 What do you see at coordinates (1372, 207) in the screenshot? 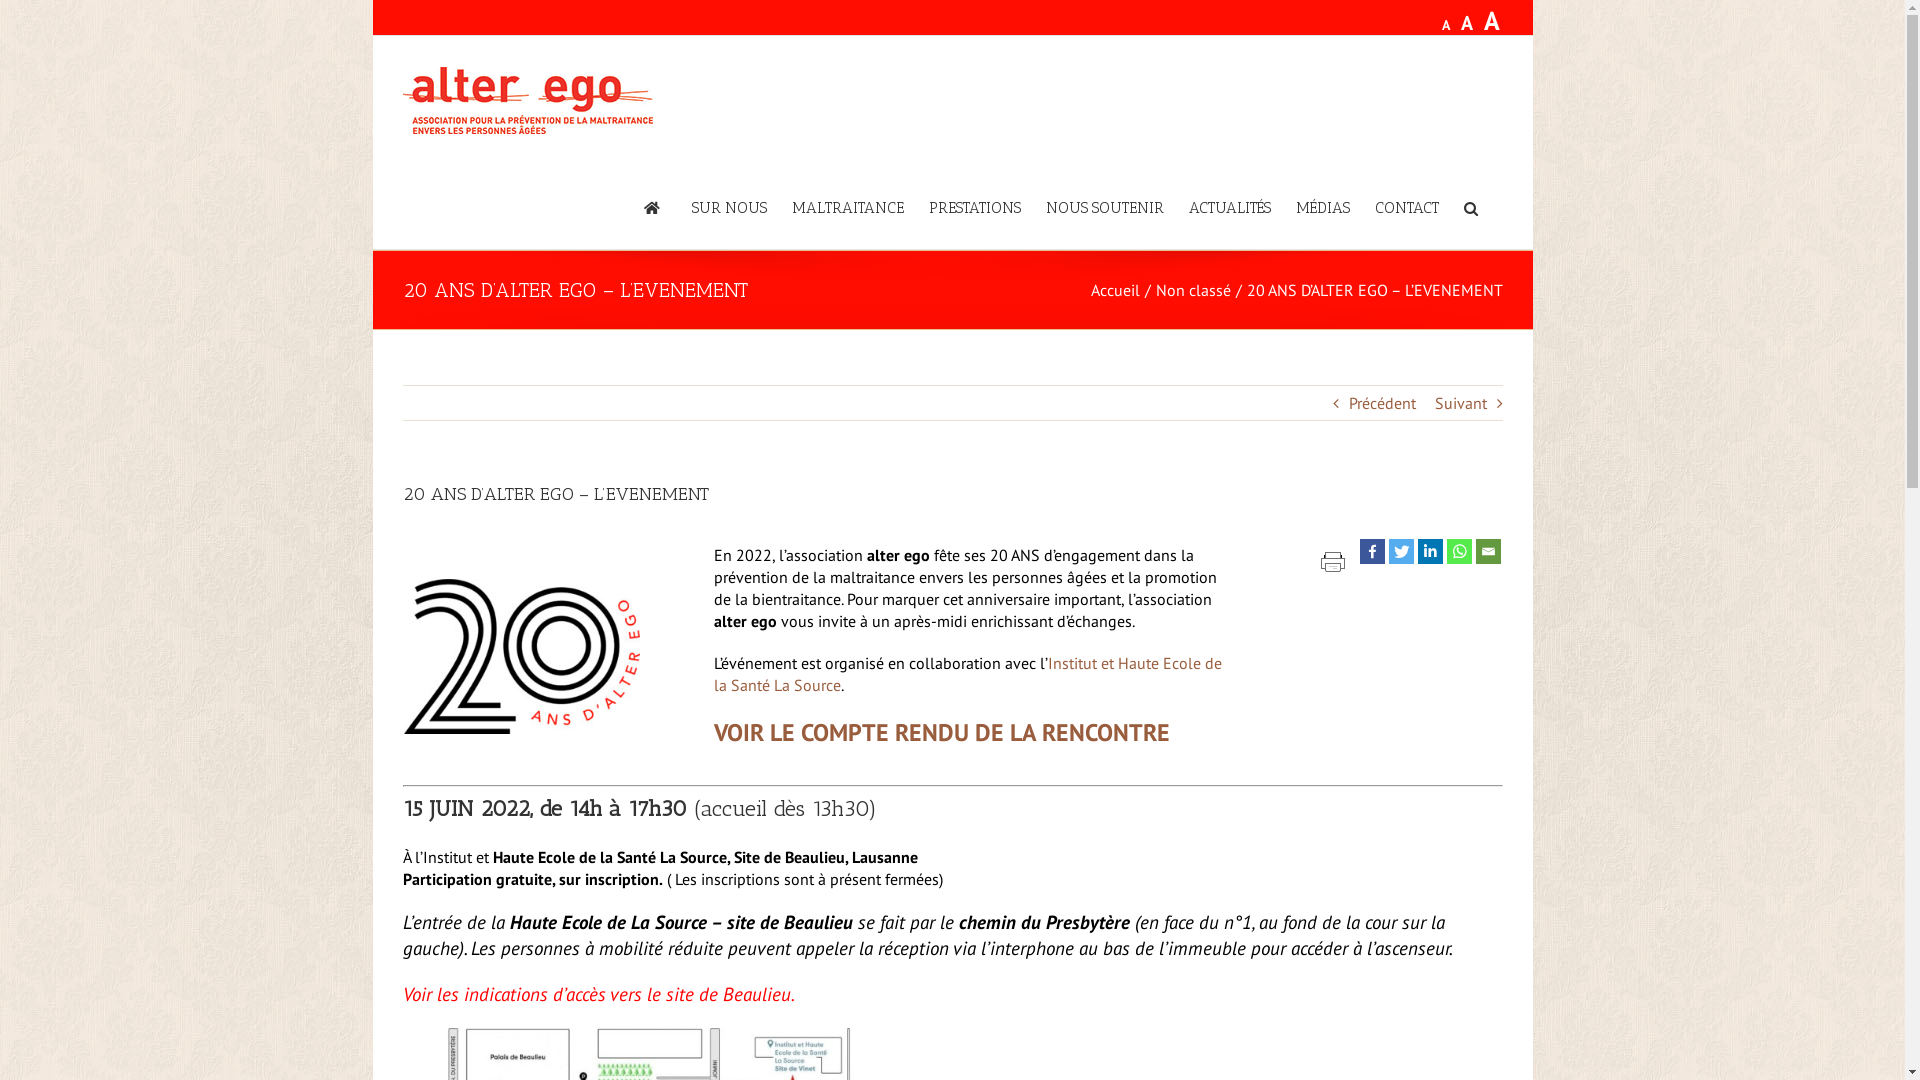
I see `'CONTACT'` at bounding box center [1372, 207].